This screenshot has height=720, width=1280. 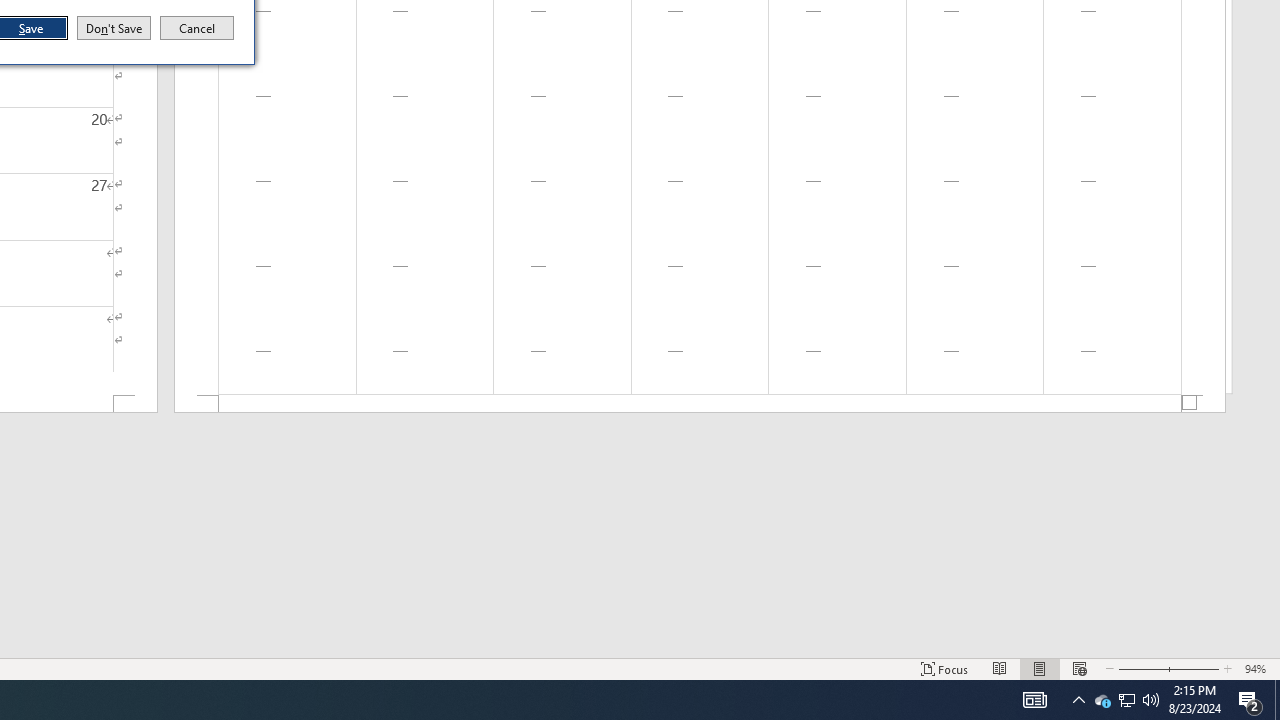 What do you see at coordinates (1034, 698) in the screenshot?
I see `'AutomationID: 4105'` at bounding box center [1034, 698].